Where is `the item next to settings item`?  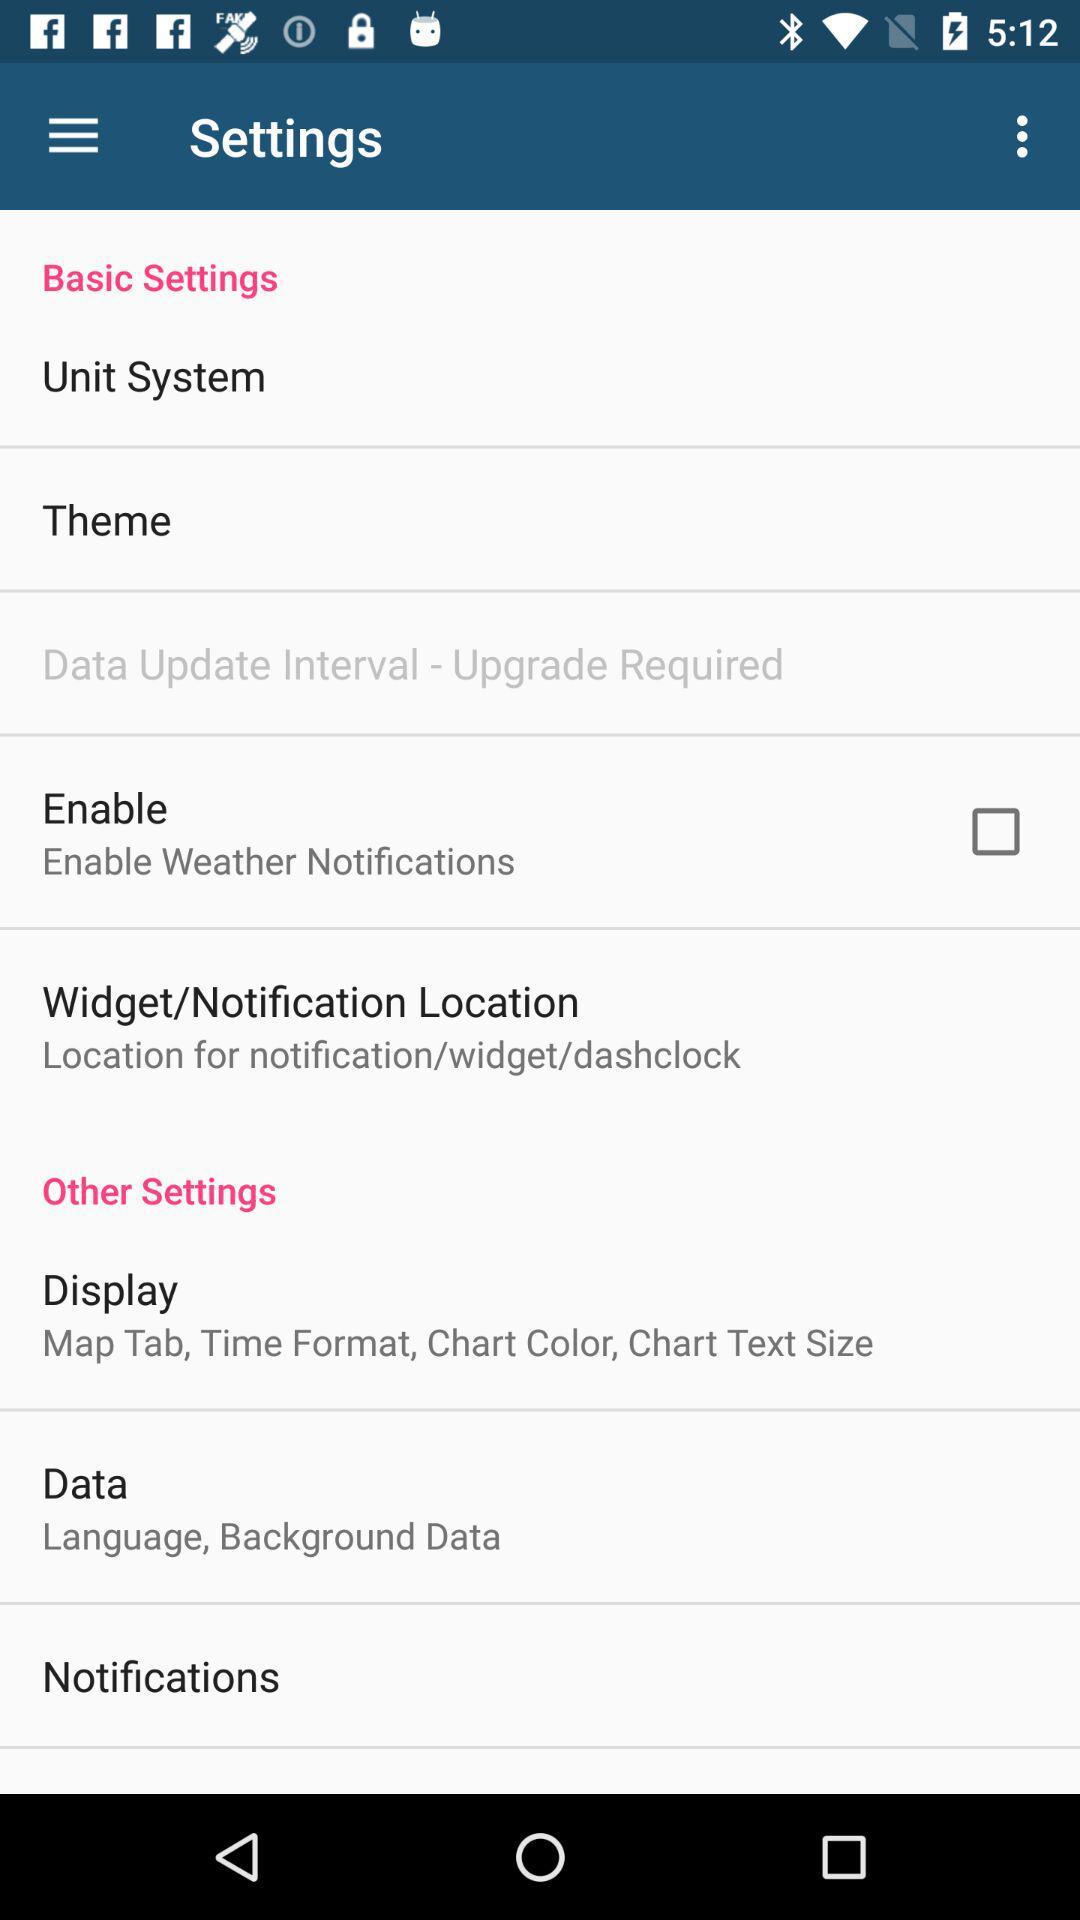 the item next to settings item is located at coordinates (72, 135).